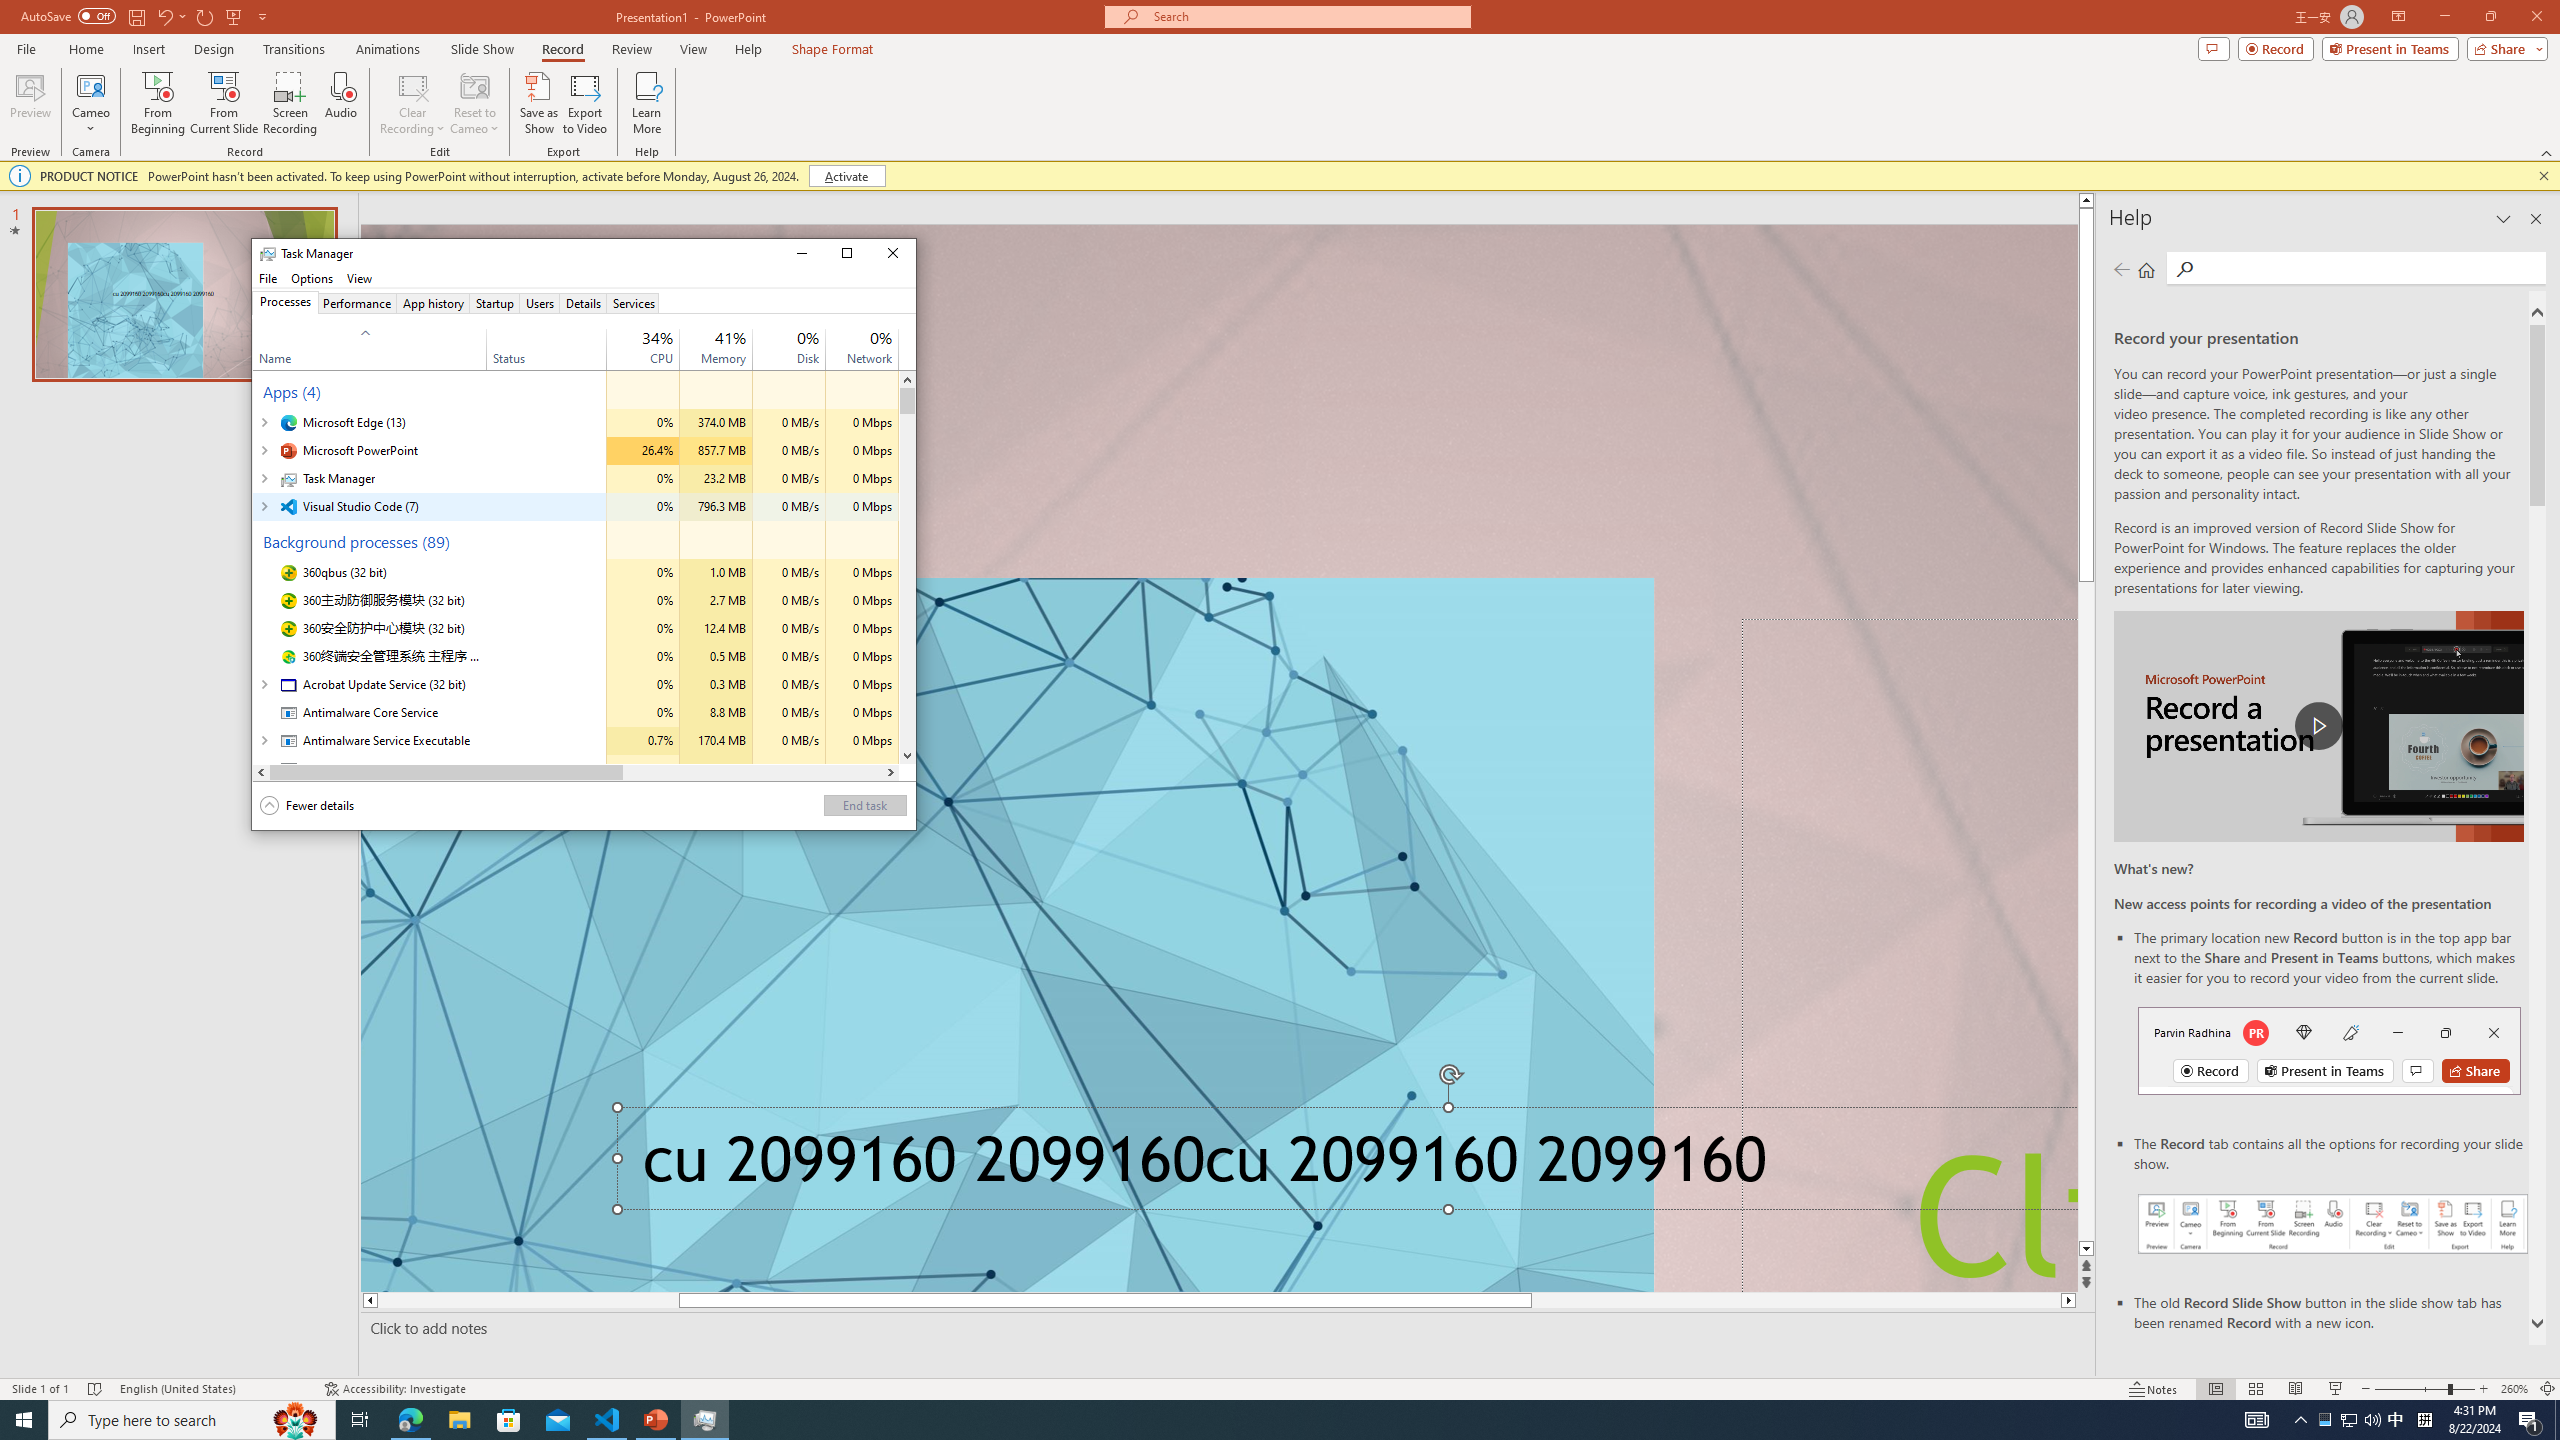 This screenshot has width=2560, height=1440. I want to click on 'Users', so click(539, 302).